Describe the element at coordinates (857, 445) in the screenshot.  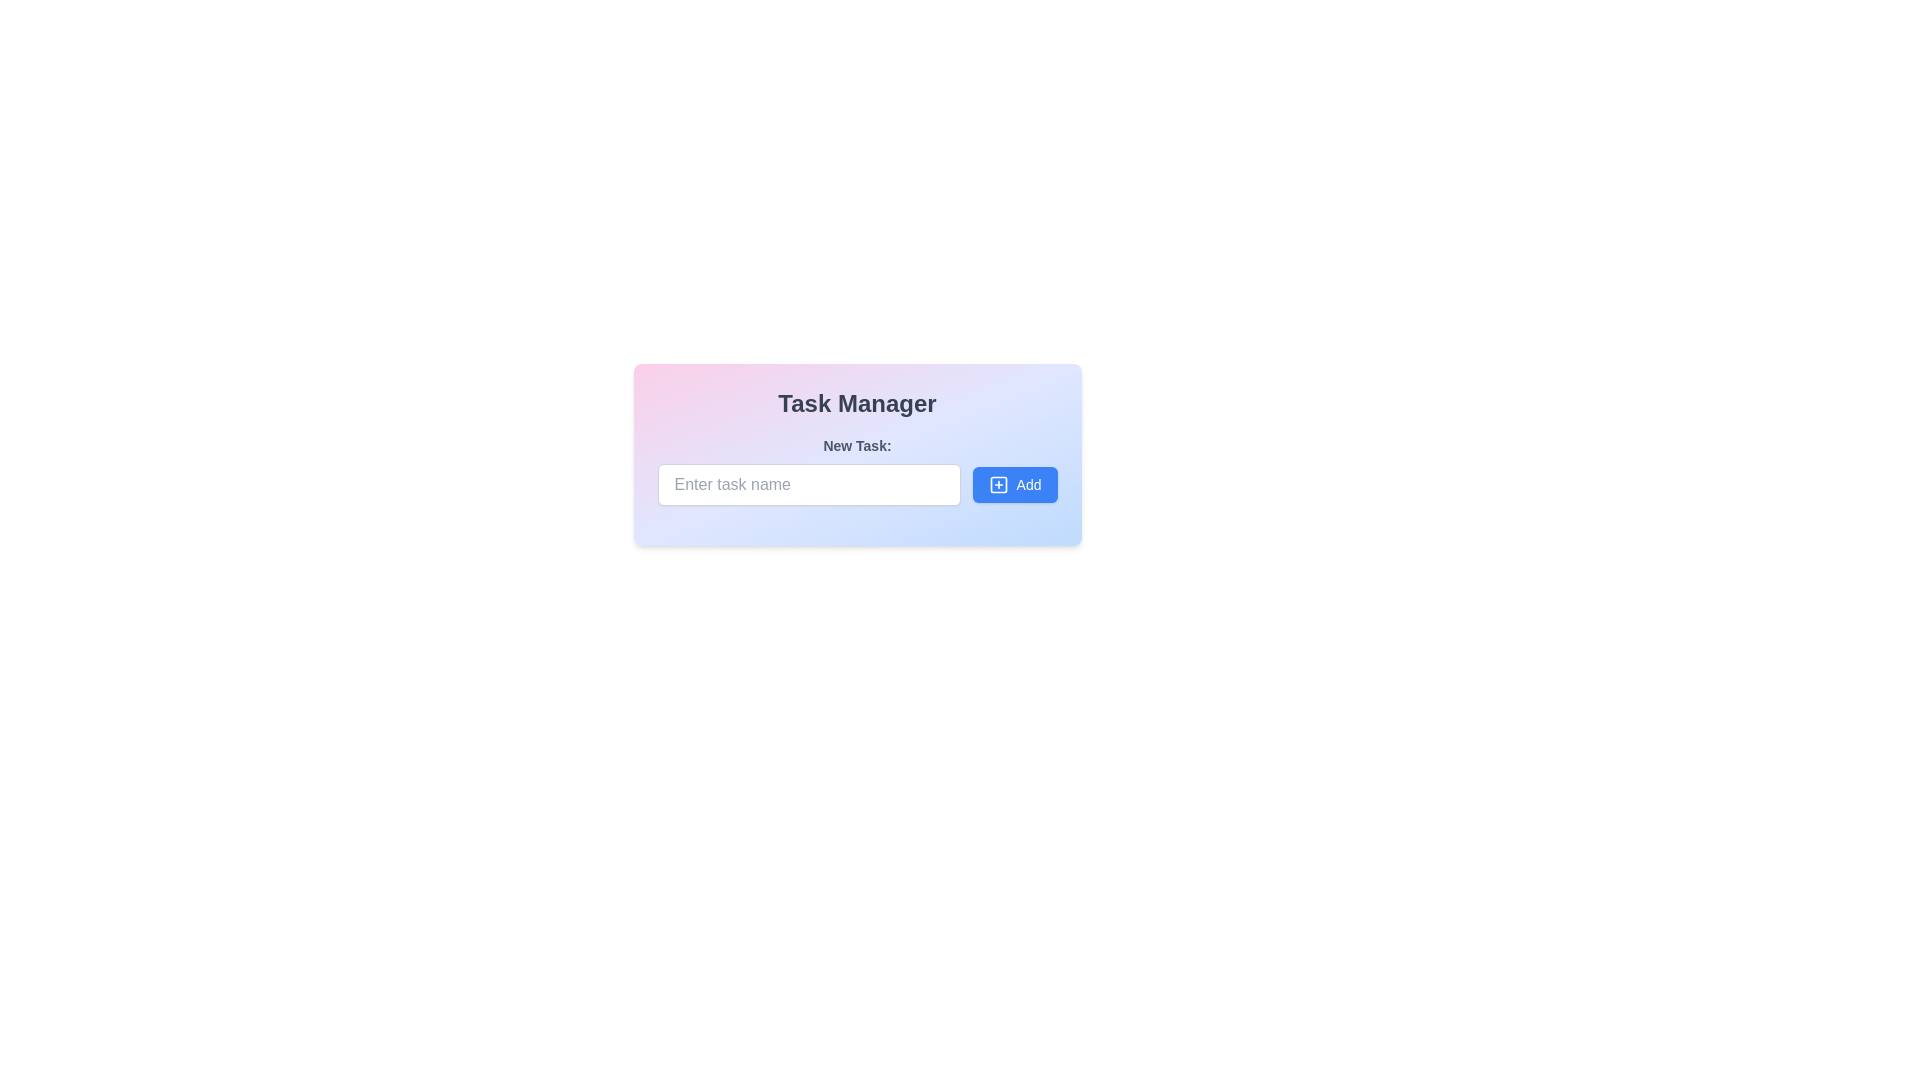
I see `the label reading 'New Task:' which is styled with bold, small-sized gray text and positioned above the text input field in the 'Task Manager' interface` at that location.